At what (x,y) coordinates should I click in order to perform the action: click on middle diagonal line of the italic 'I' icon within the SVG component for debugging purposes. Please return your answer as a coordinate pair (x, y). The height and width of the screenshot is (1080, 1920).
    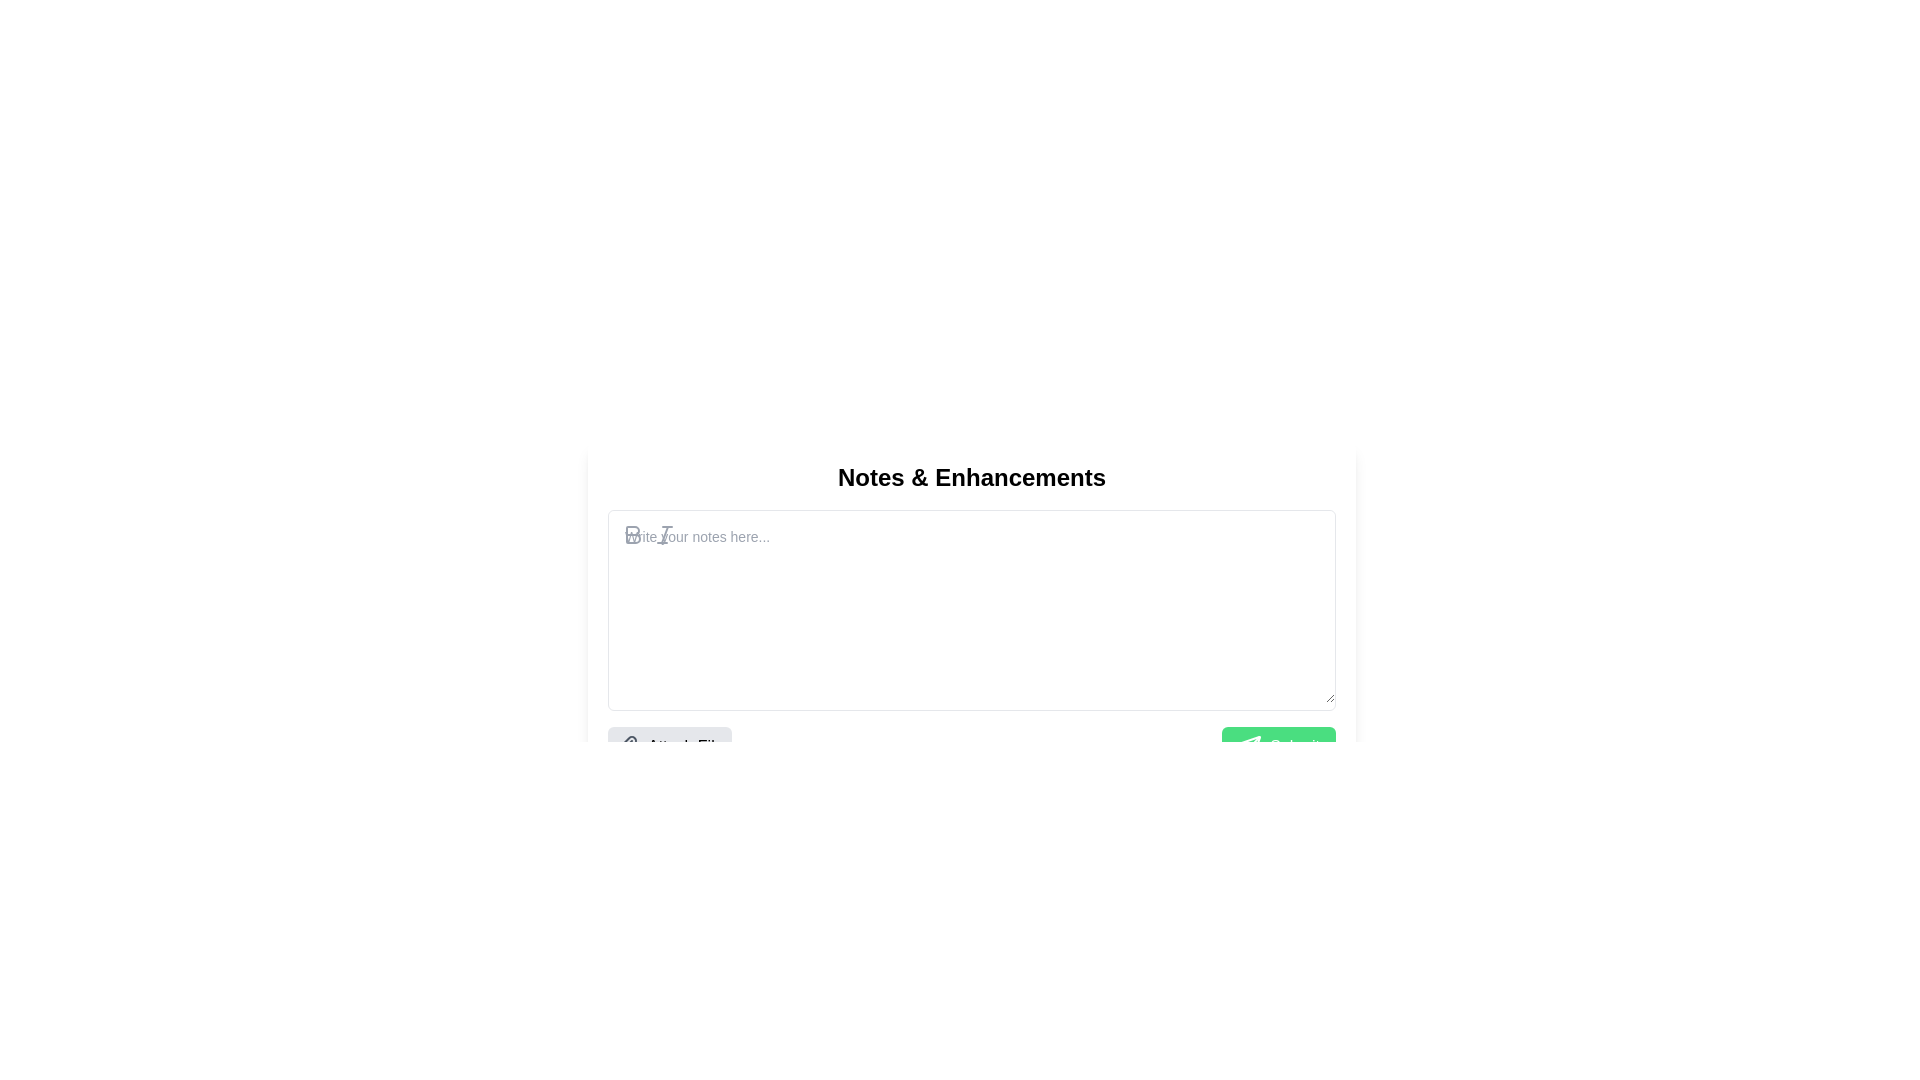
    Looking at the image, I should click on (665, 534).